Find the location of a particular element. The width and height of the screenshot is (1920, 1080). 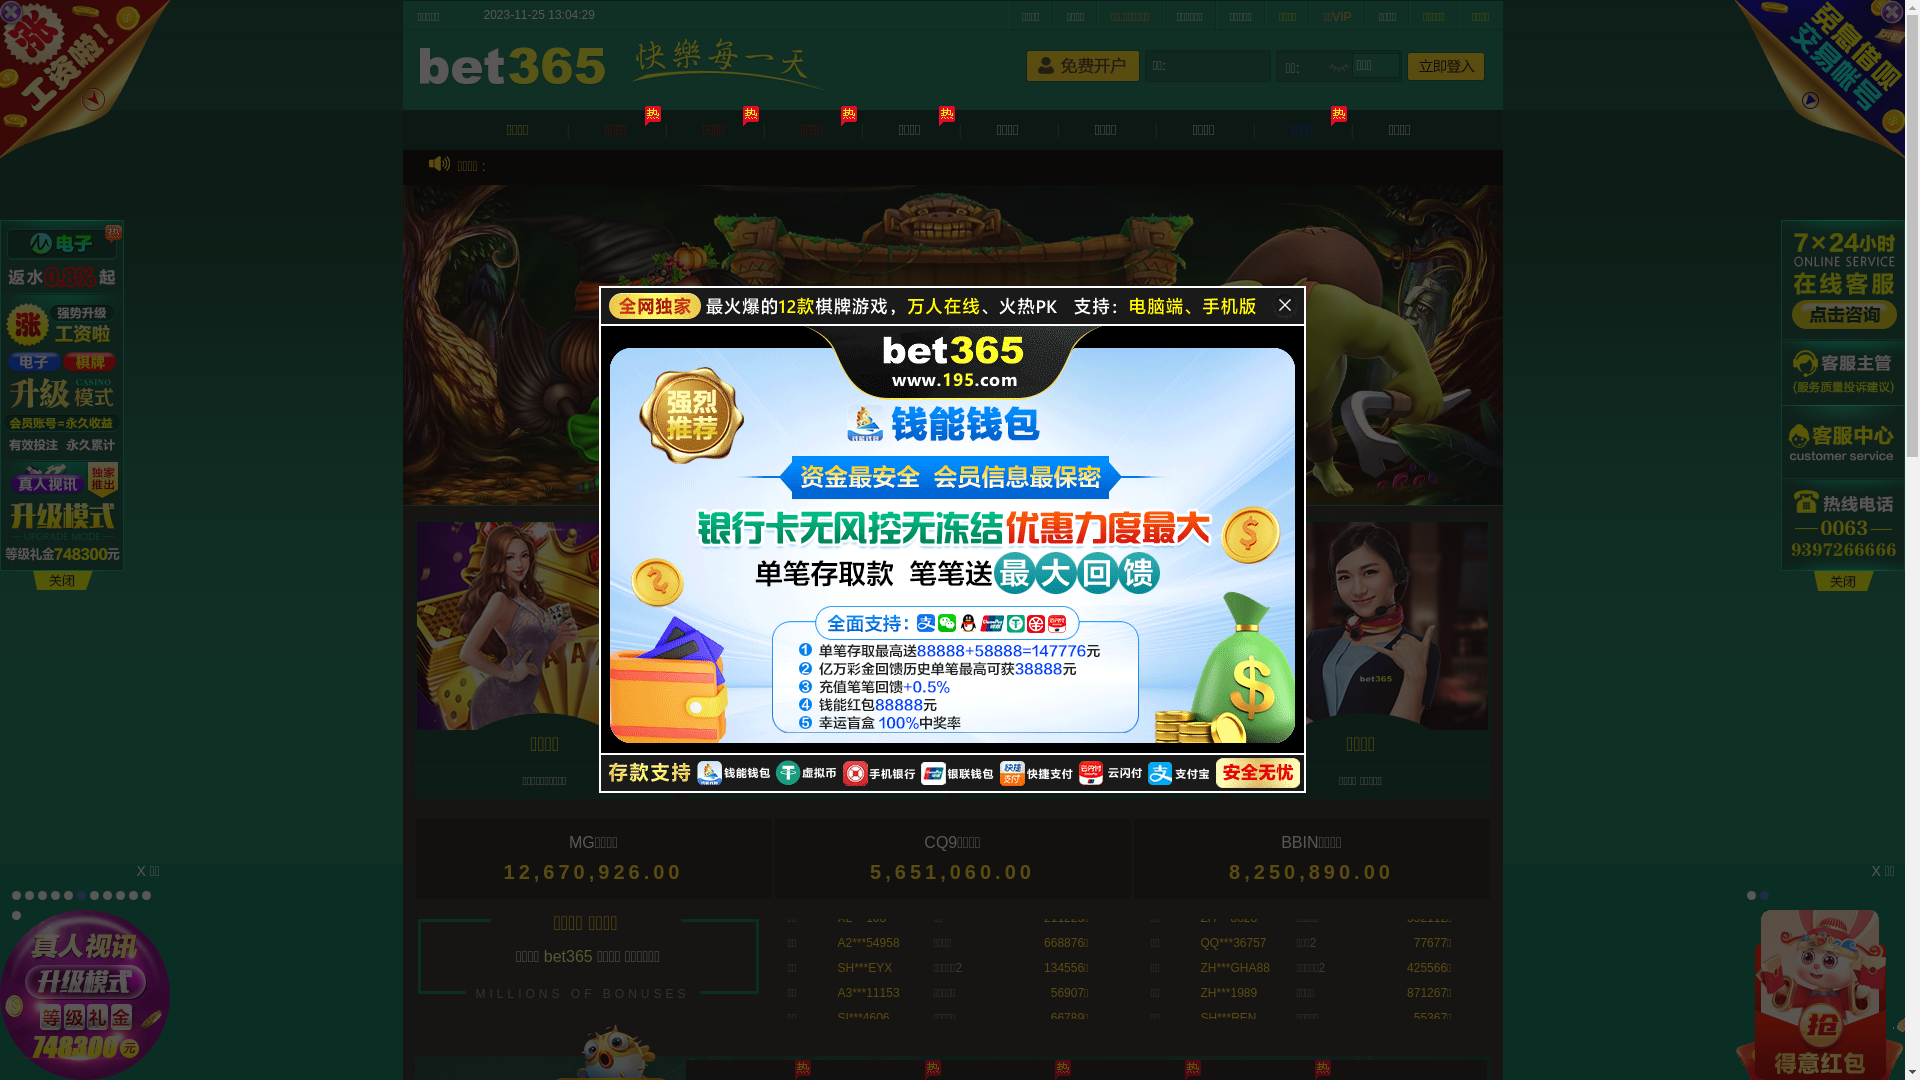

'5' is located at coordinates (68, 894).